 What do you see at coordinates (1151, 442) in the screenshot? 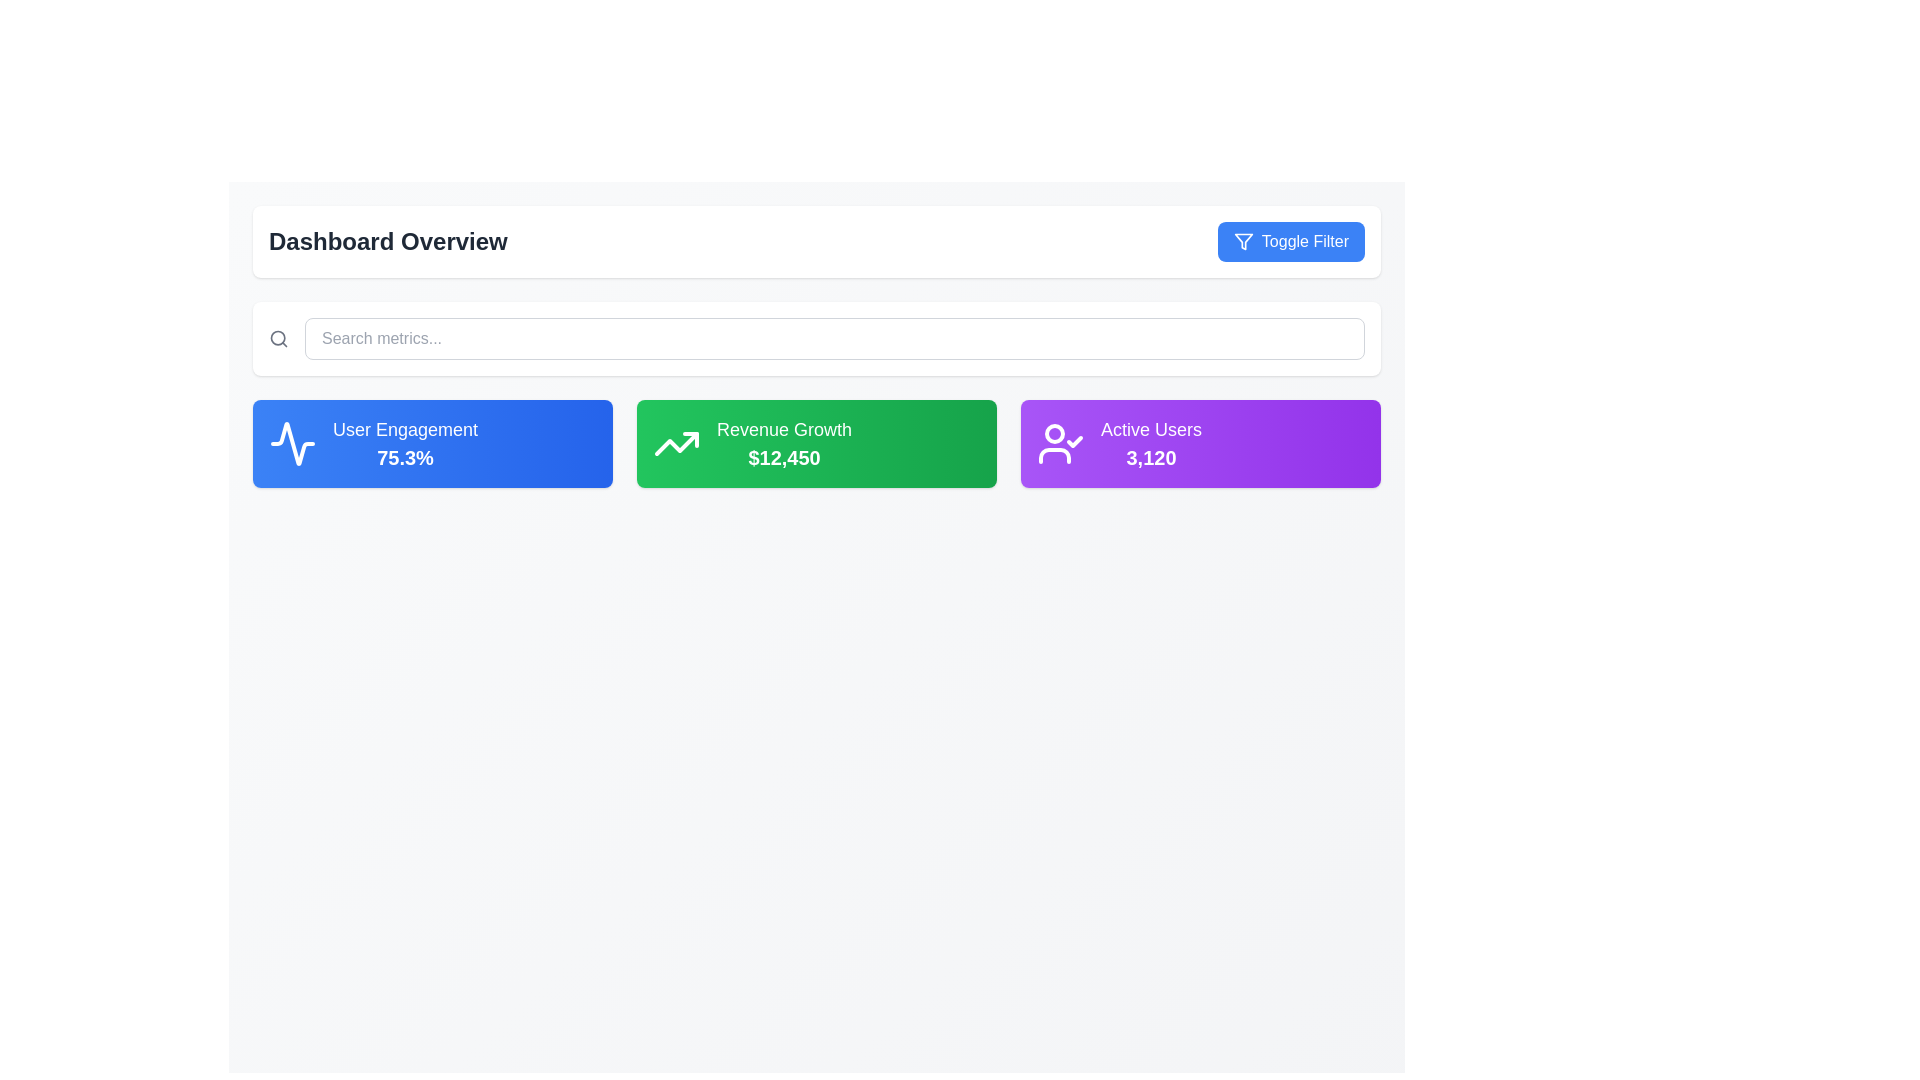
I see `the data display card showing '3,120' active users located in the bottom right section of the third card in a row of three cards with a purple background` at bounding box center [1151, 442].